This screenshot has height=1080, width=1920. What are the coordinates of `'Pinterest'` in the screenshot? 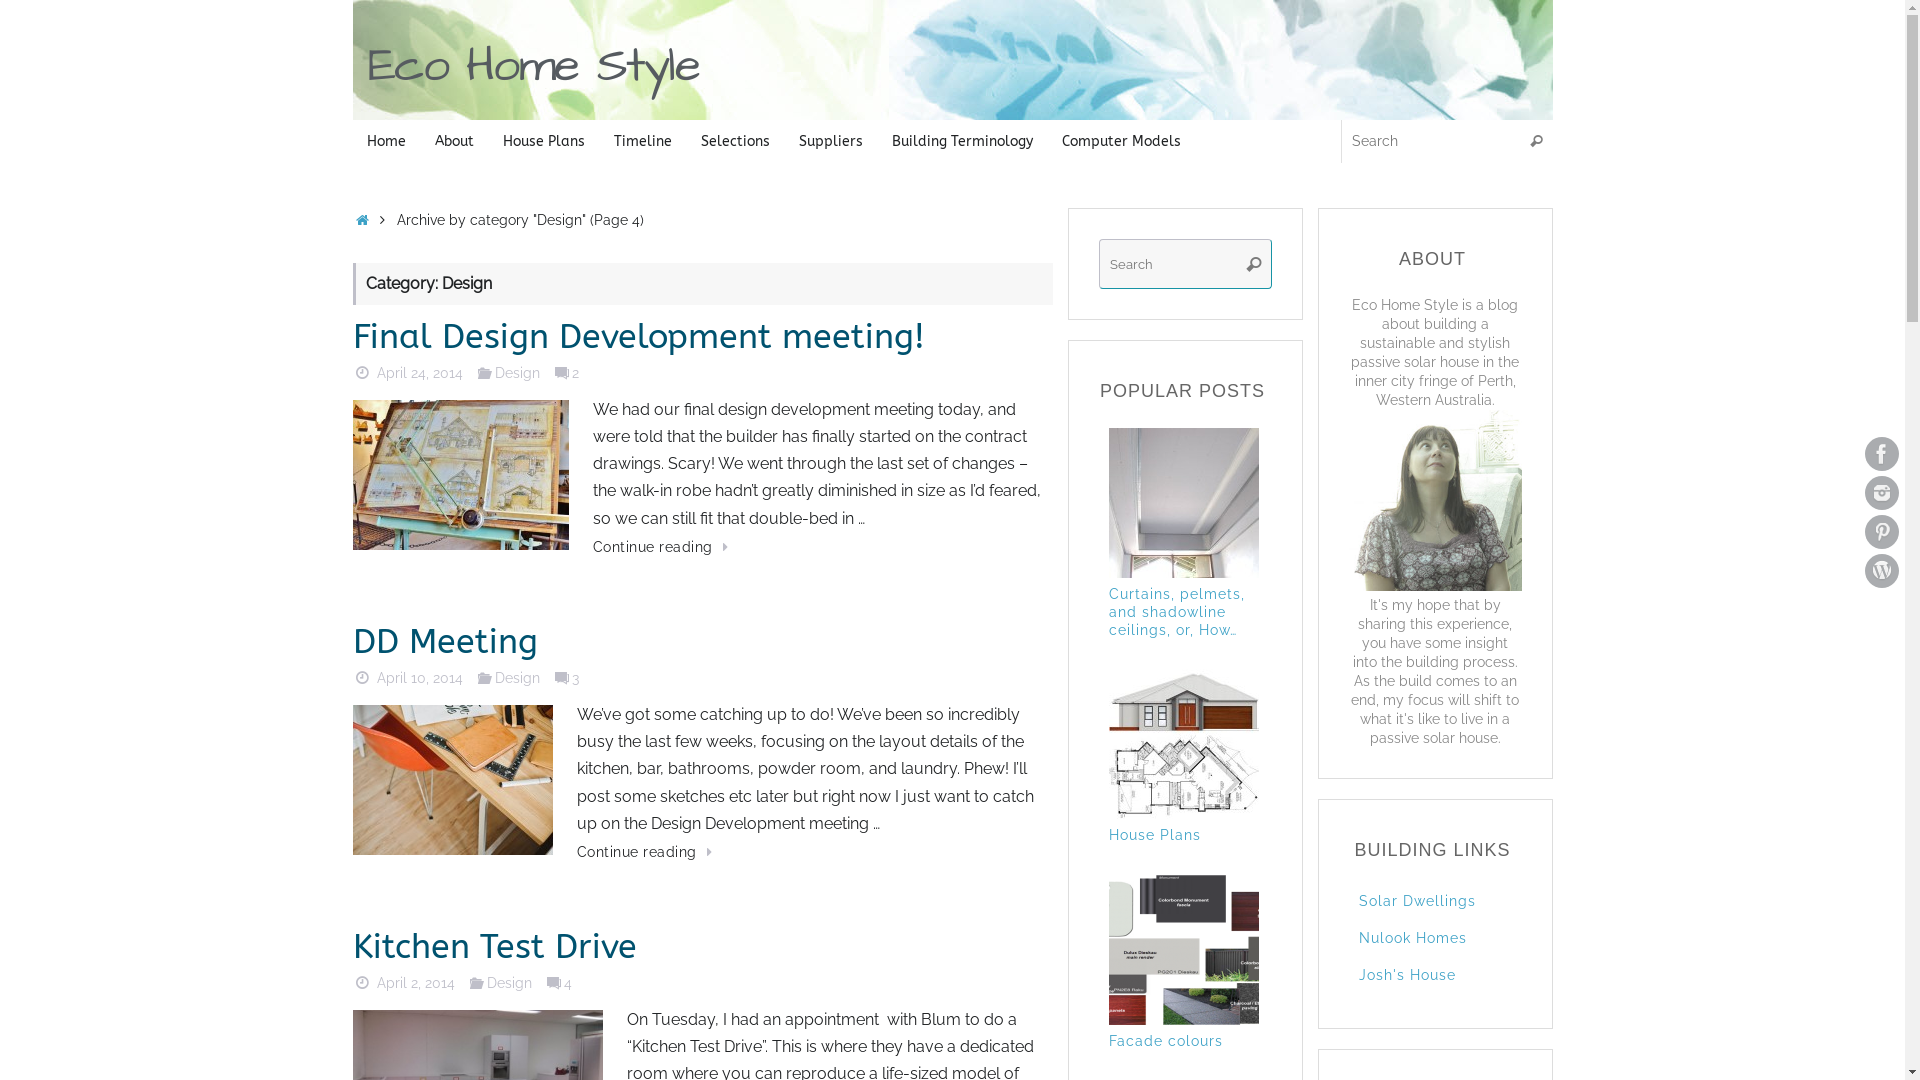 It's located at (1864, 531).